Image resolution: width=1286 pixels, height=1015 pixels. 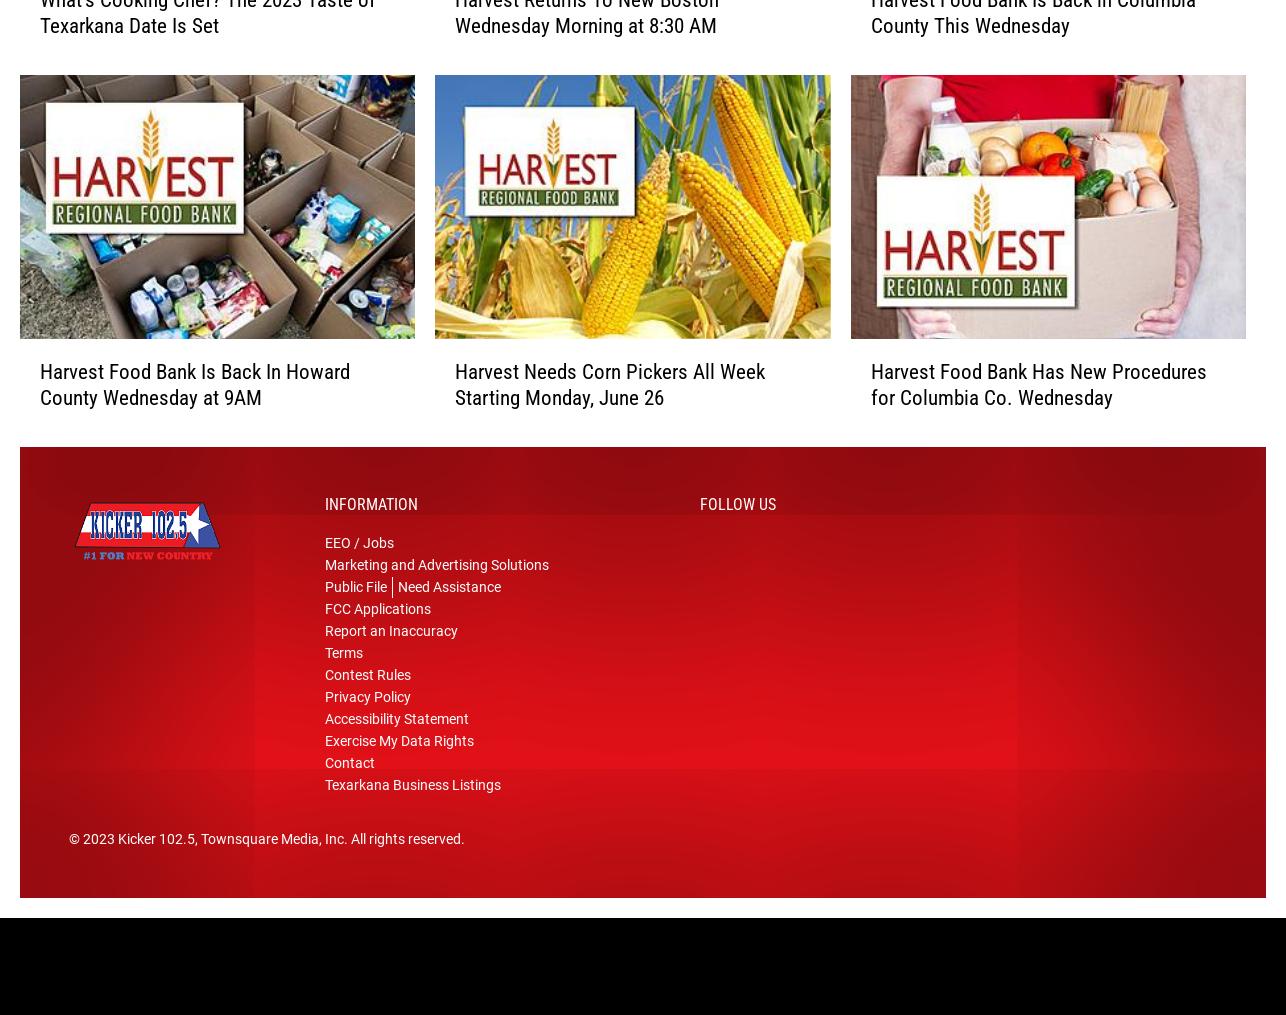 I want to click on 'Accessibility Statement', so click(x=395, y=726).